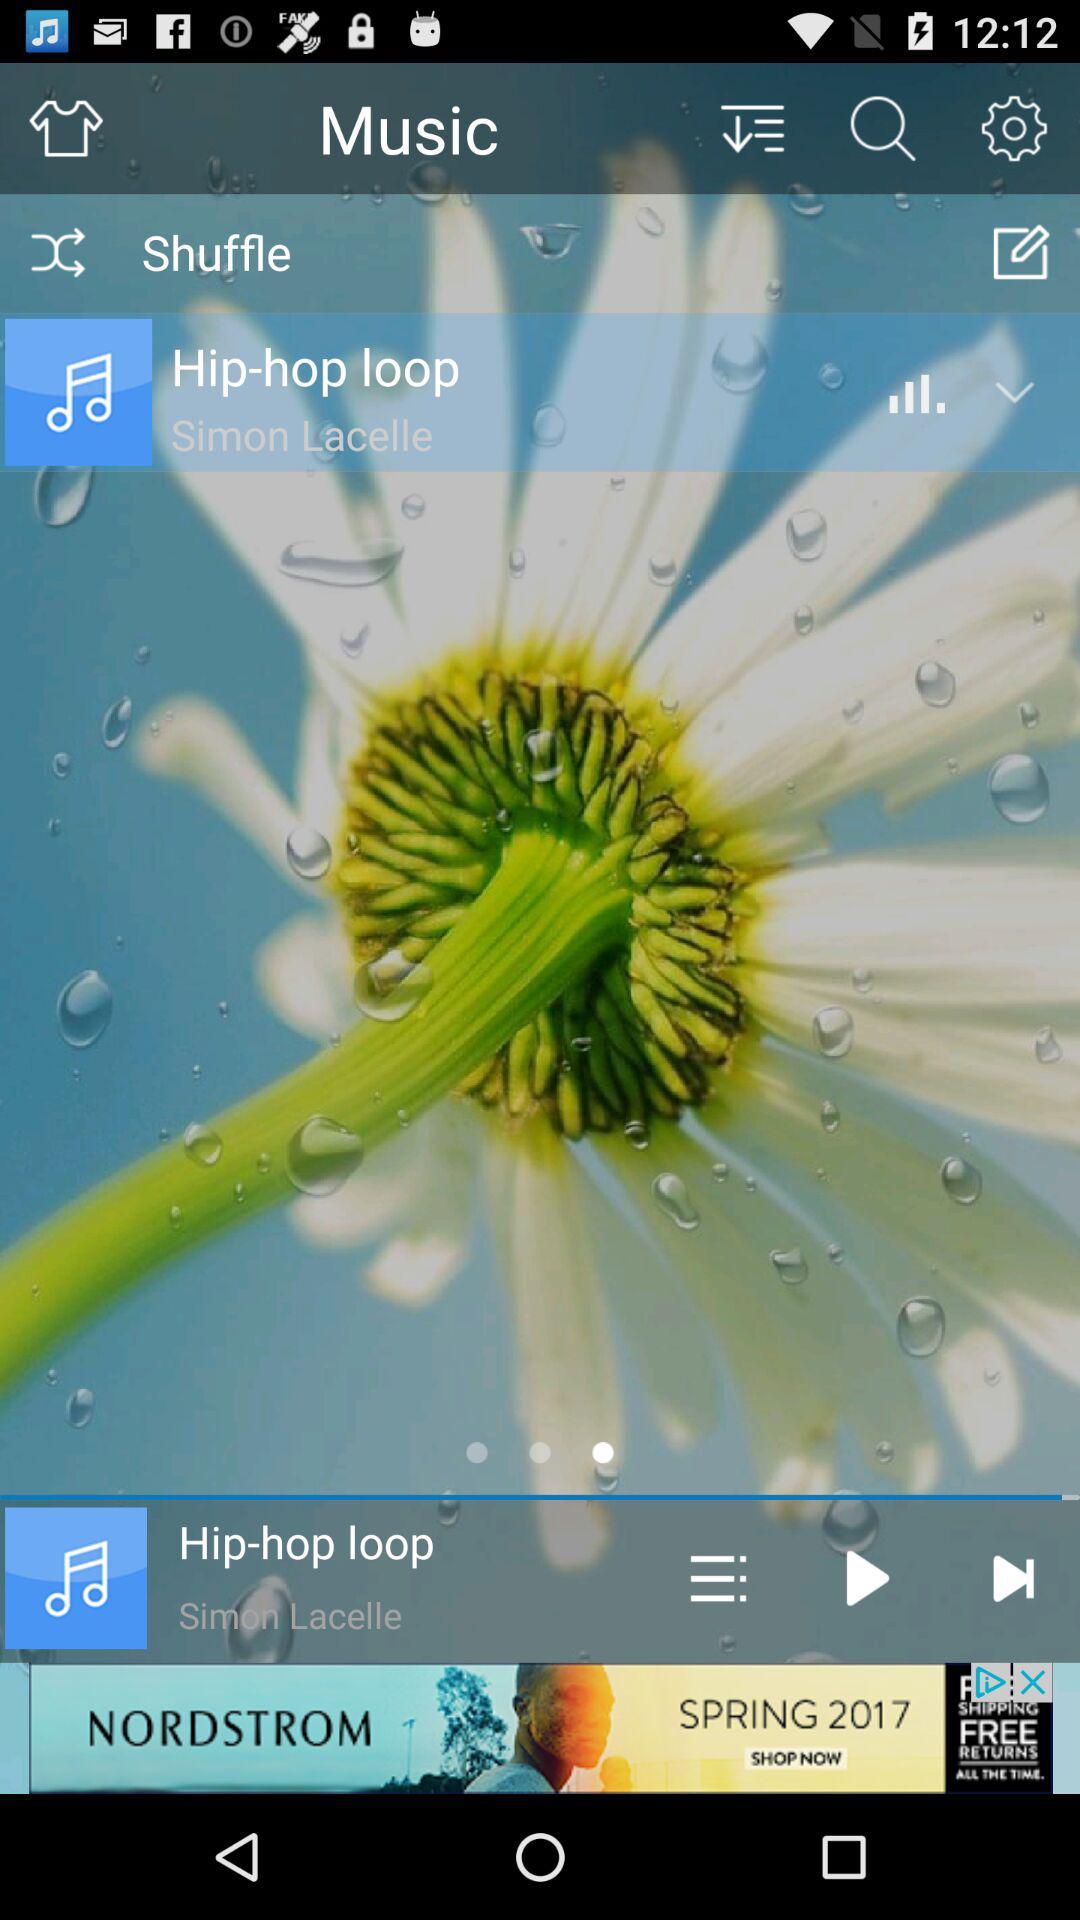 This screenshot has width=1080, height=1920. What do you see at coordinates (540, 1727) in the screenshot?
I see `the app below simon lacelle` at bounding box center [540, 1727].